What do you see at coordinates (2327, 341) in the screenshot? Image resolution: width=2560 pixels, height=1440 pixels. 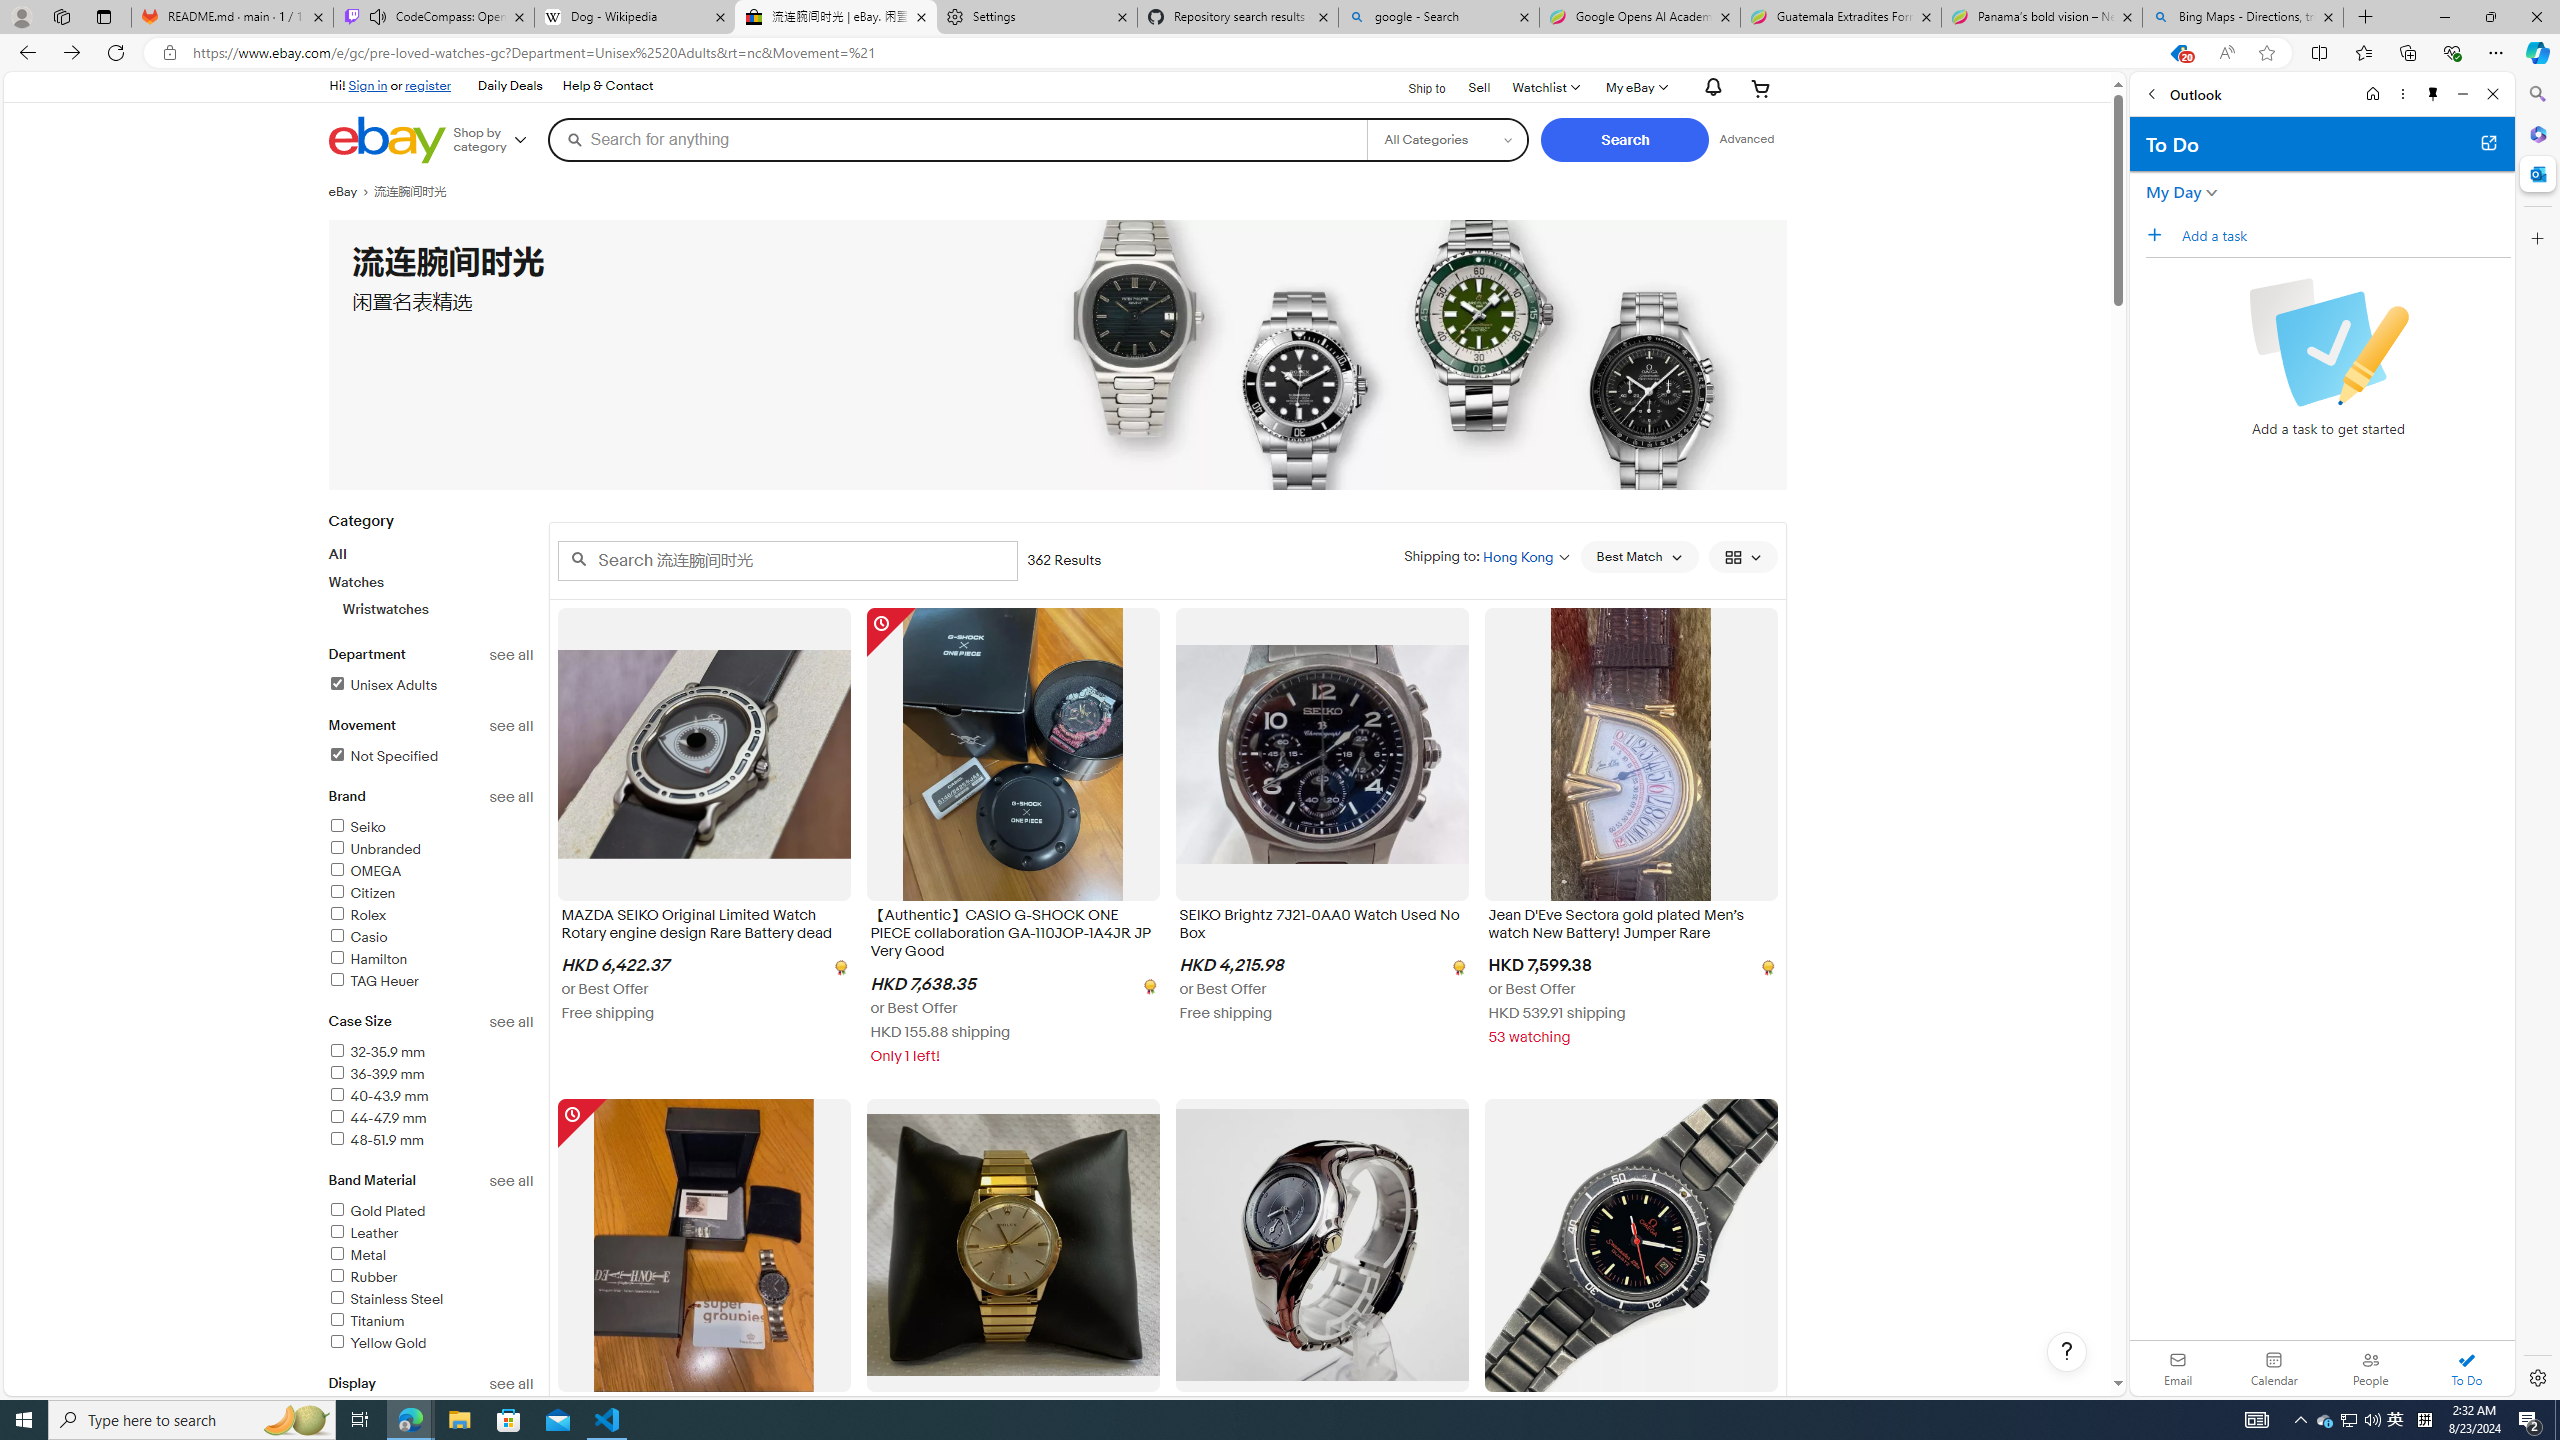 I see `'Checkbox with a pencil'` at bounding box center [2327, 341].